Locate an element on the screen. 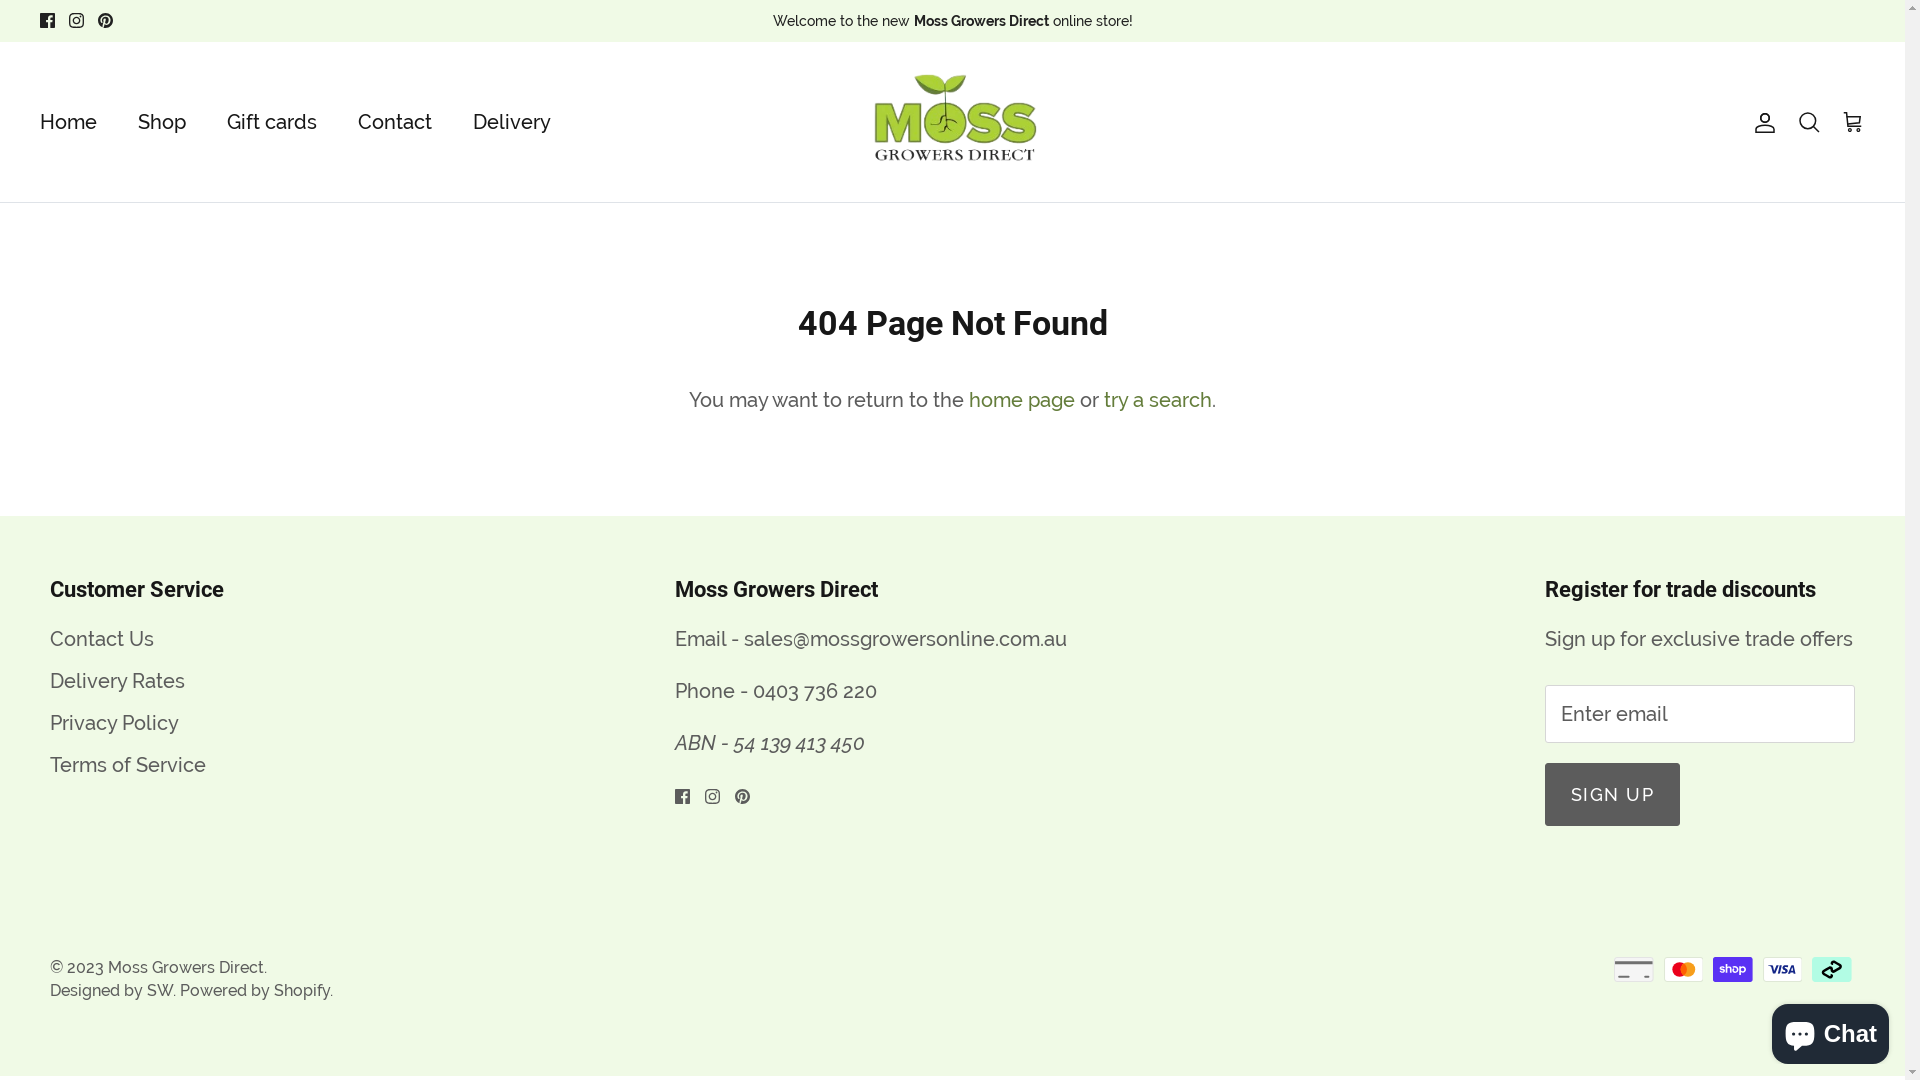  'Cart' is located at coordinates (1840, 122).